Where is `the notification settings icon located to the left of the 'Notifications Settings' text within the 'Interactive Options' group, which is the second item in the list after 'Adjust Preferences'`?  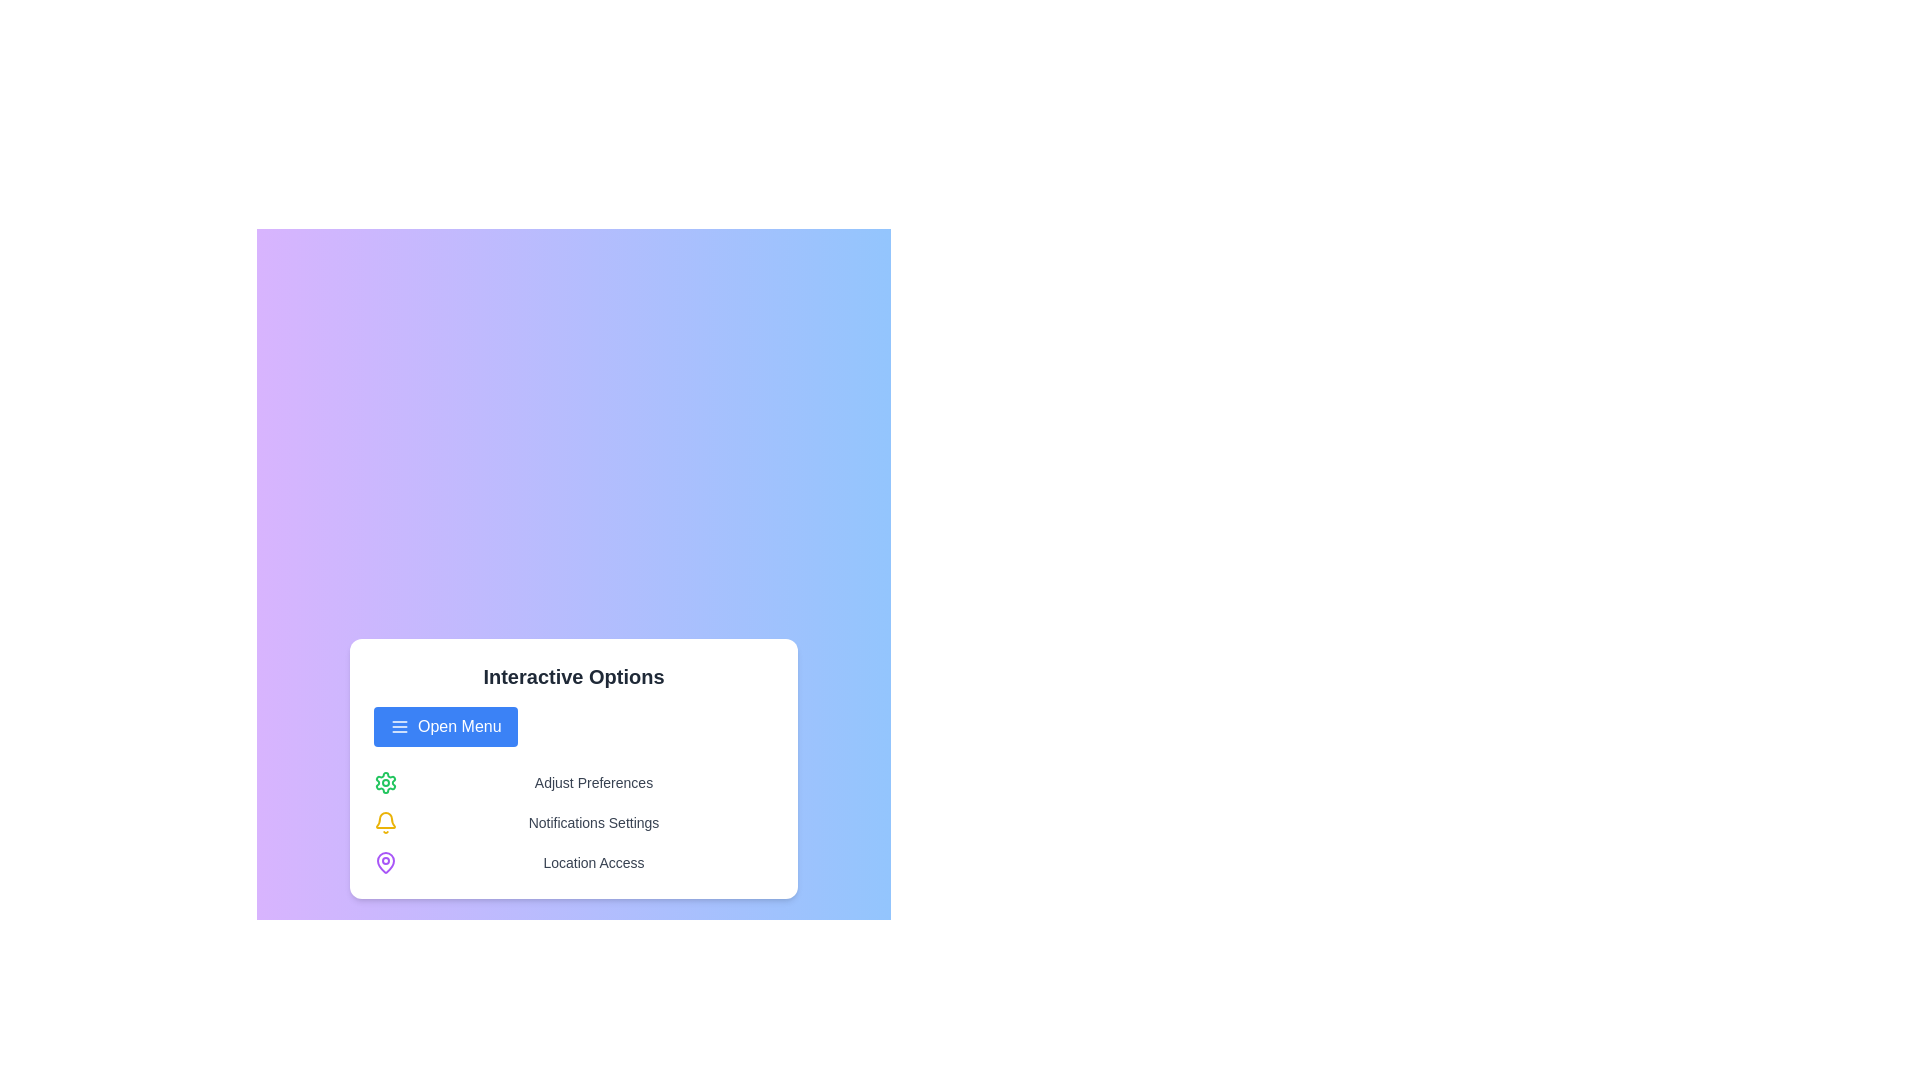
the notification settings icon located to the left of the 'Notifications Settings' text within the 'Interactive Options' group, which is the second item in the list after 'Adjust Preferences' is located at coordinates (385, 822).